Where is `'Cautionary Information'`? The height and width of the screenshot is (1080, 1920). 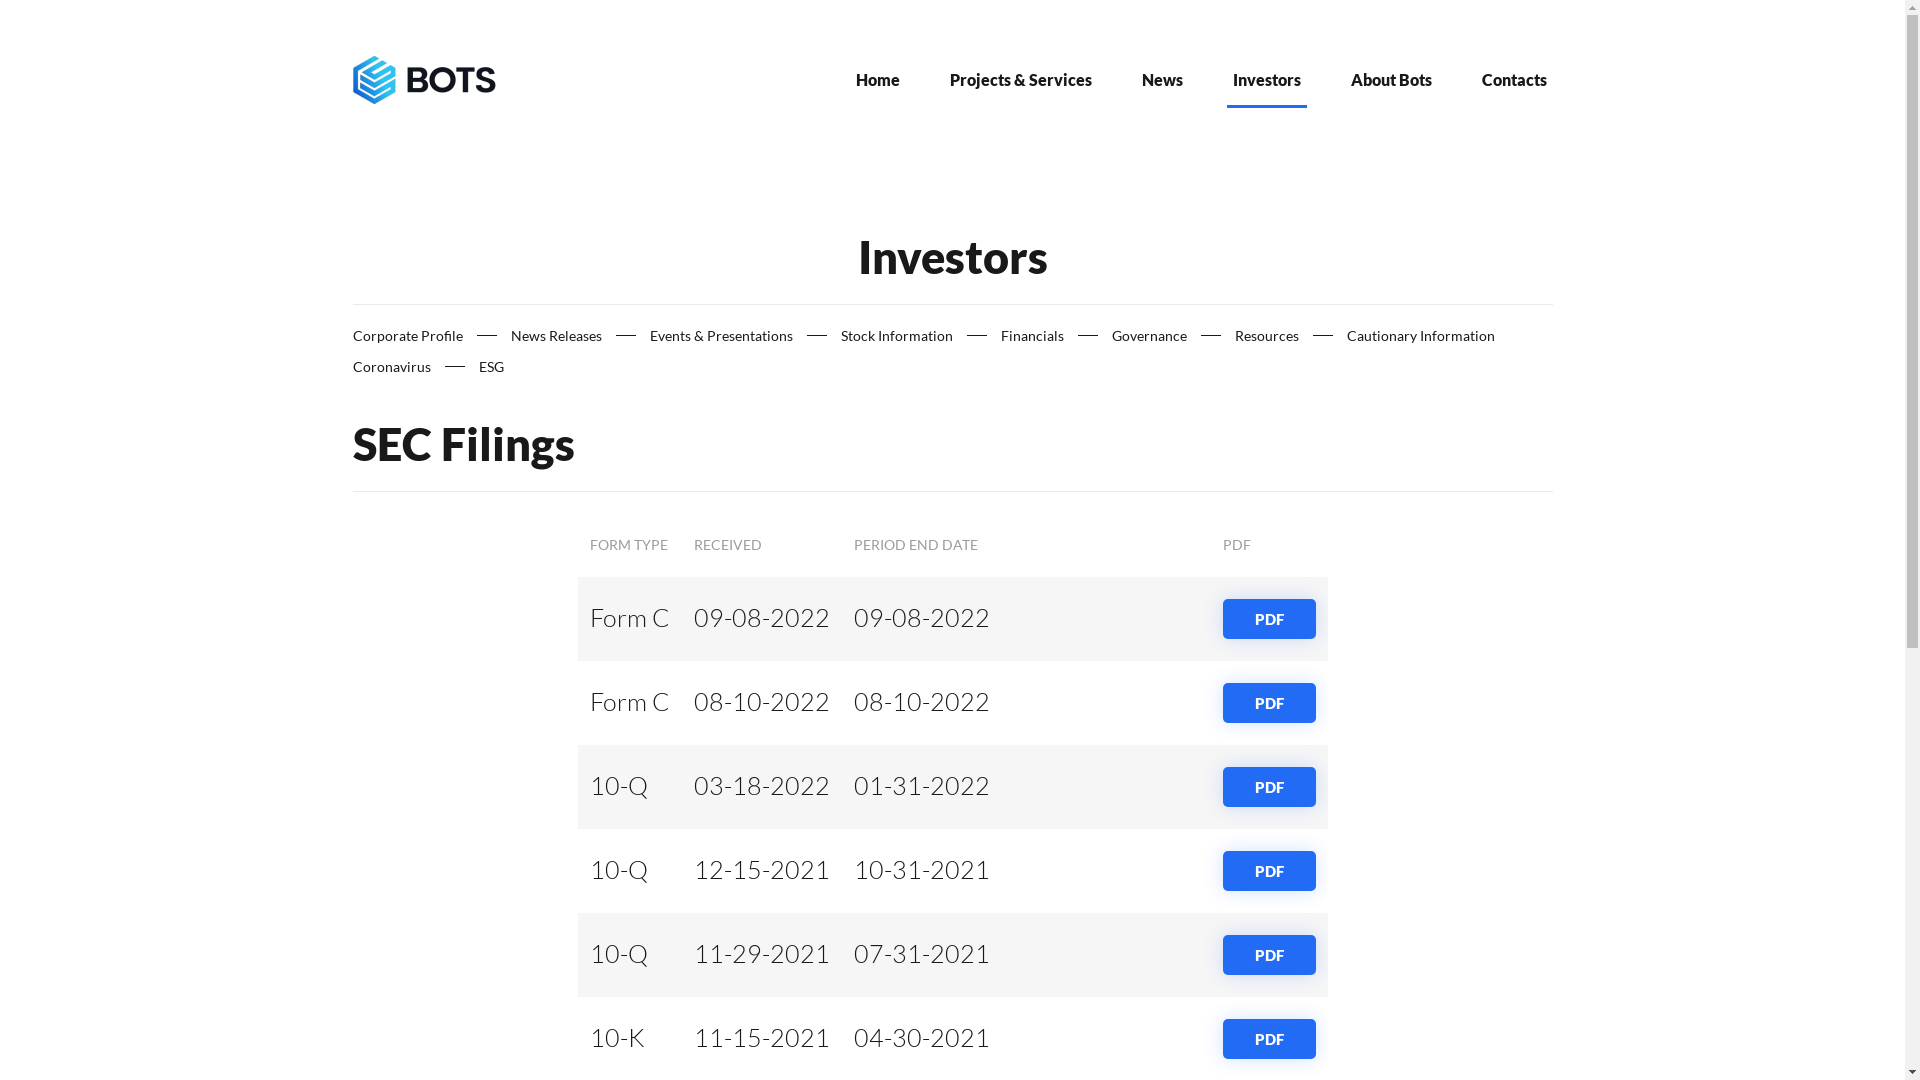
'Cautionary Information' is located at coordinates (1419, 334).